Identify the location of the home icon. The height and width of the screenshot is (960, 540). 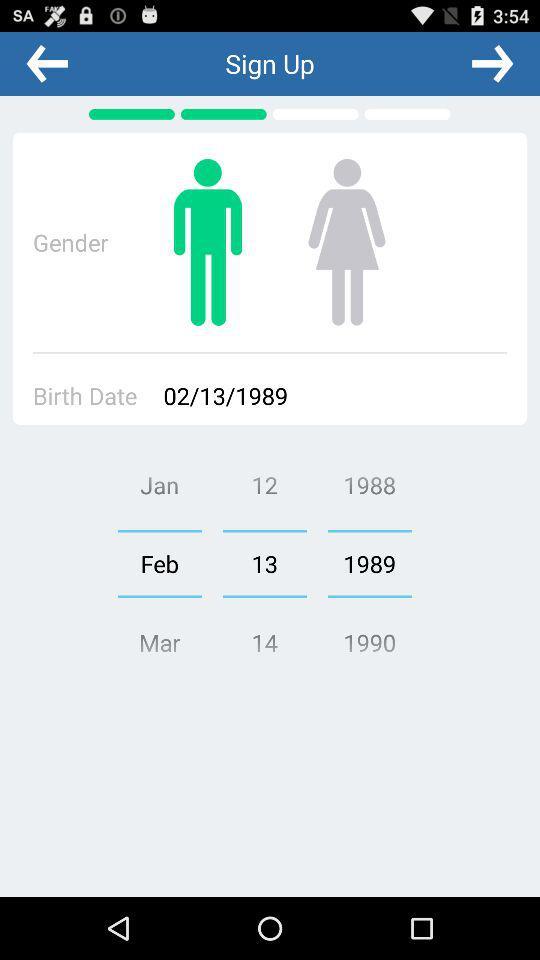
(345, 258).